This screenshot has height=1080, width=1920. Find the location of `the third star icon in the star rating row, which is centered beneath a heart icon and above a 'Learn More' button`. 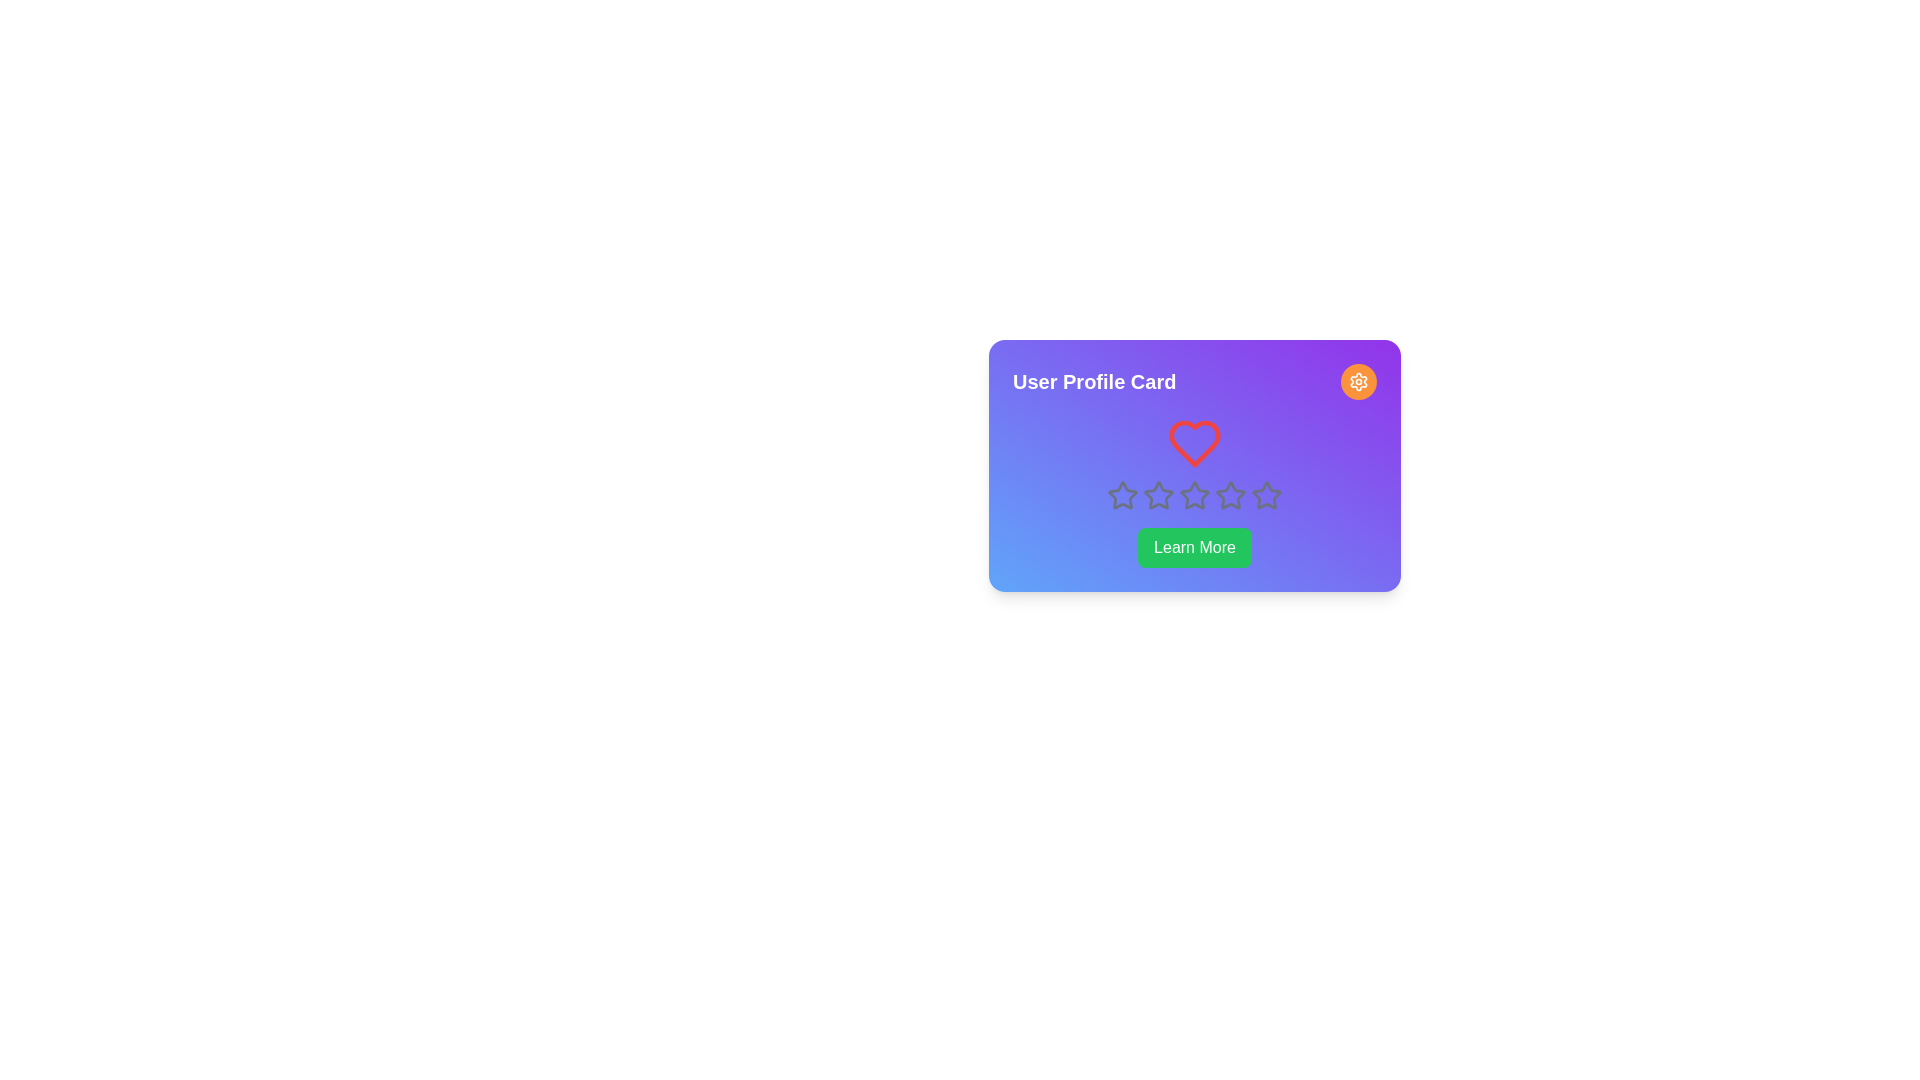

the third star icon in the star rating row, which is centered beneath a heart icon and above a 'Learn More' button is located at coordinates (1195, 495).